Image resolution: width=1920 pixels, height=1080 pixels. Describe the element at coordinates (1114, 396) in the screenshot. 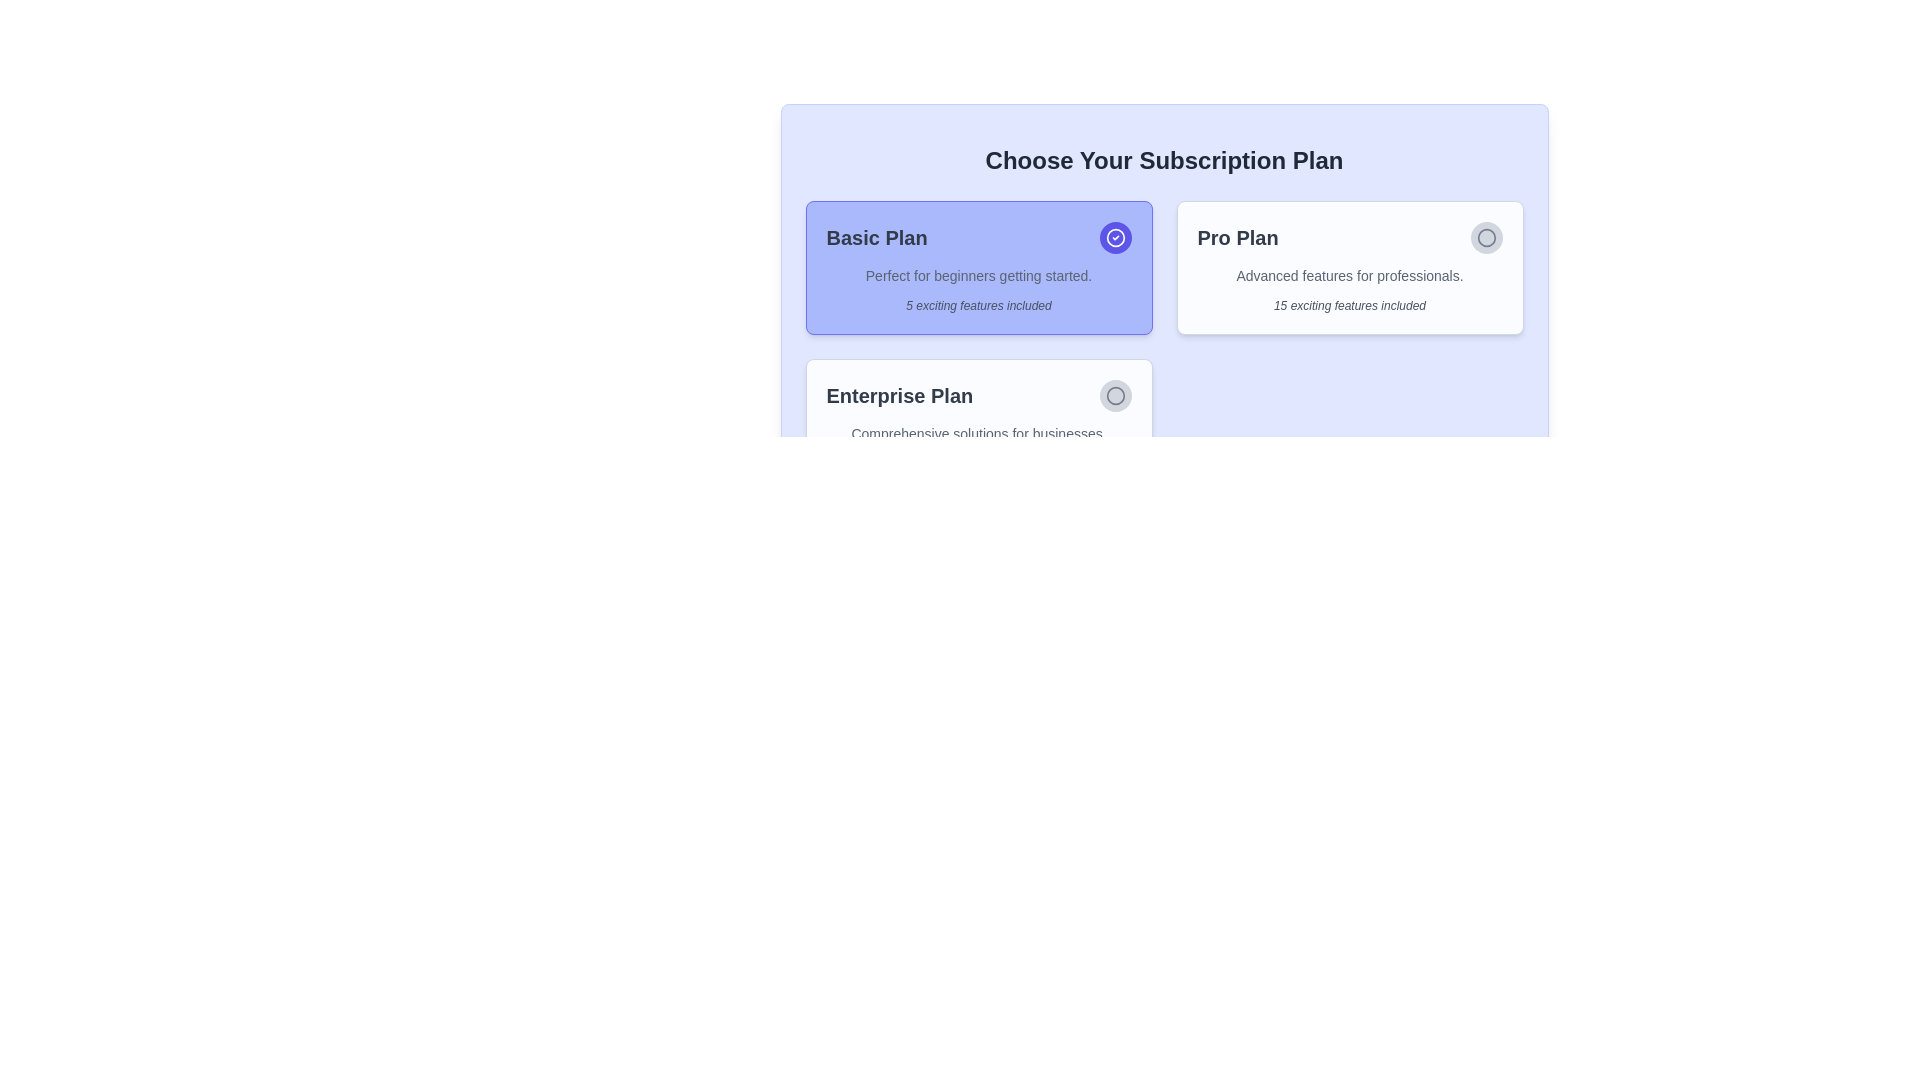

I see `the icon-based button or radio button located to the right of the 'Enterprise Plan' text` at that location.